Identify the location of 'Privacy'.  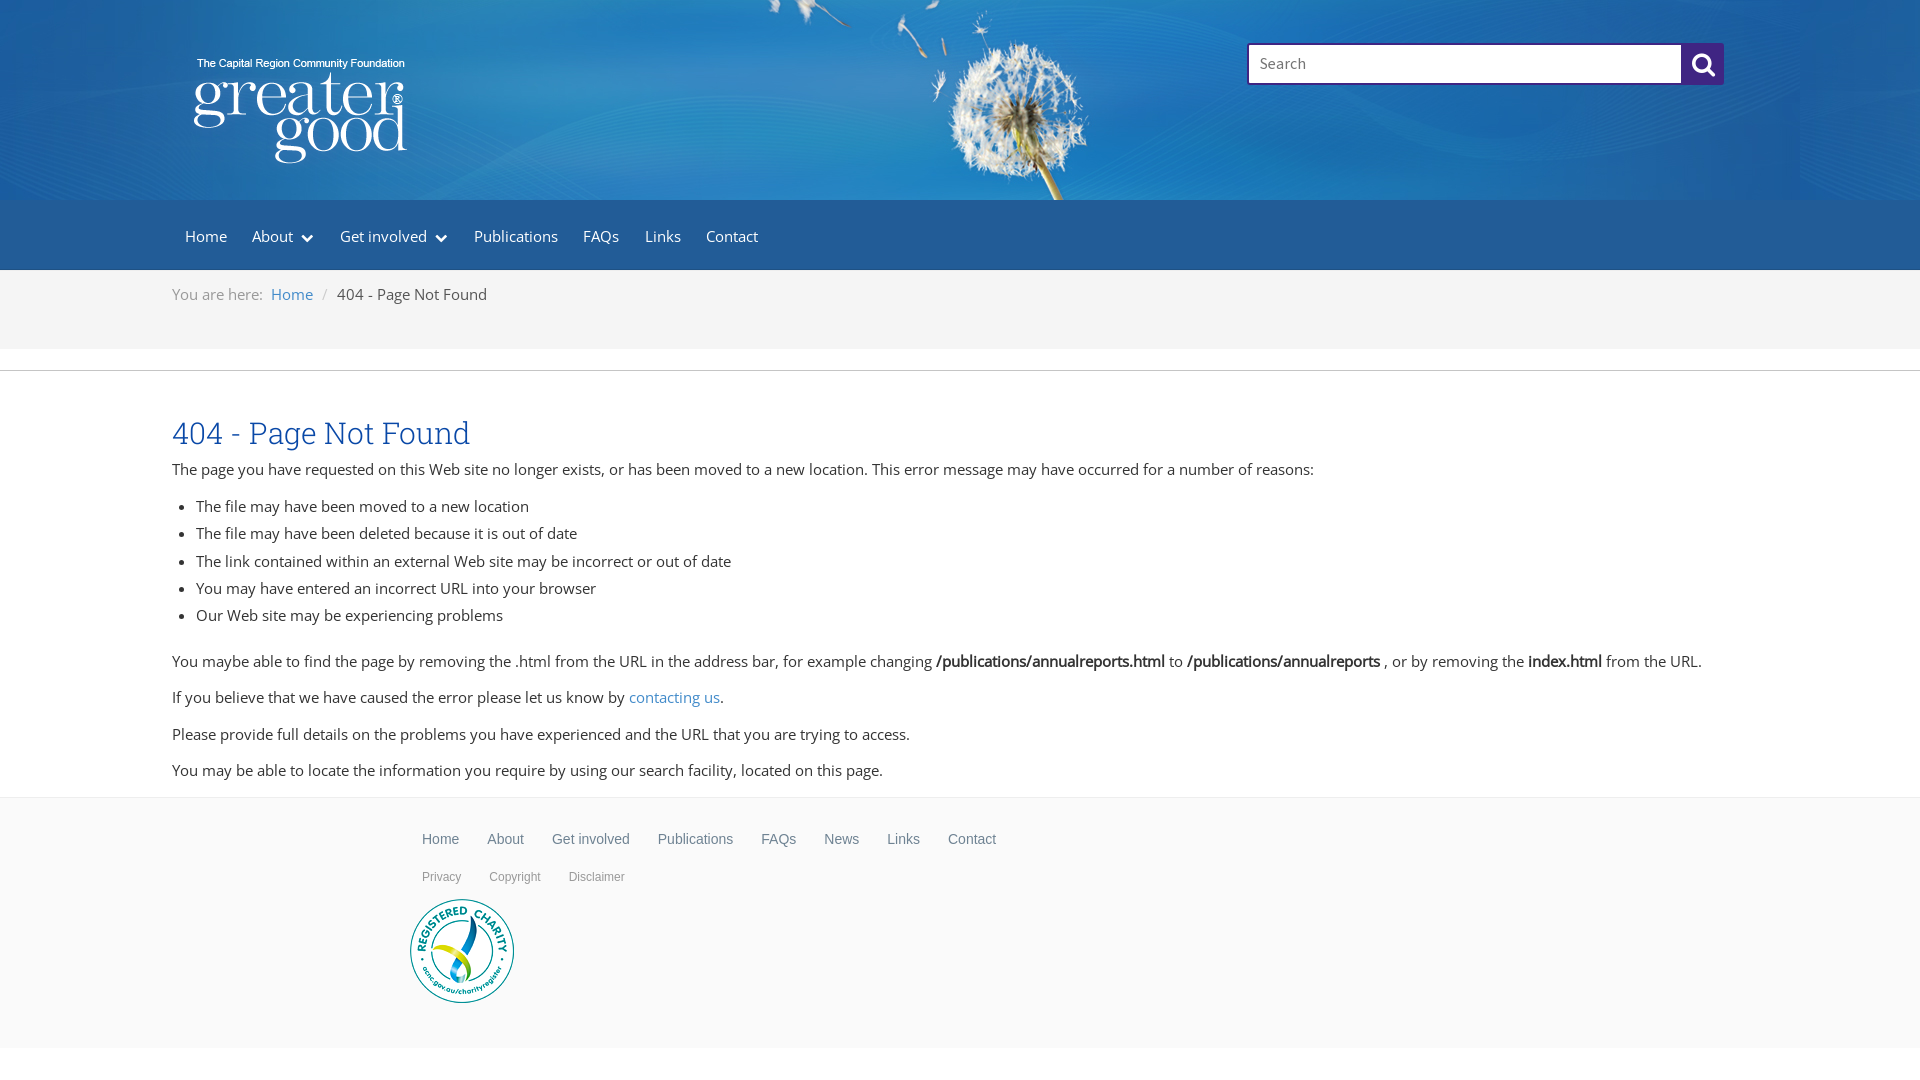
(440, 875).